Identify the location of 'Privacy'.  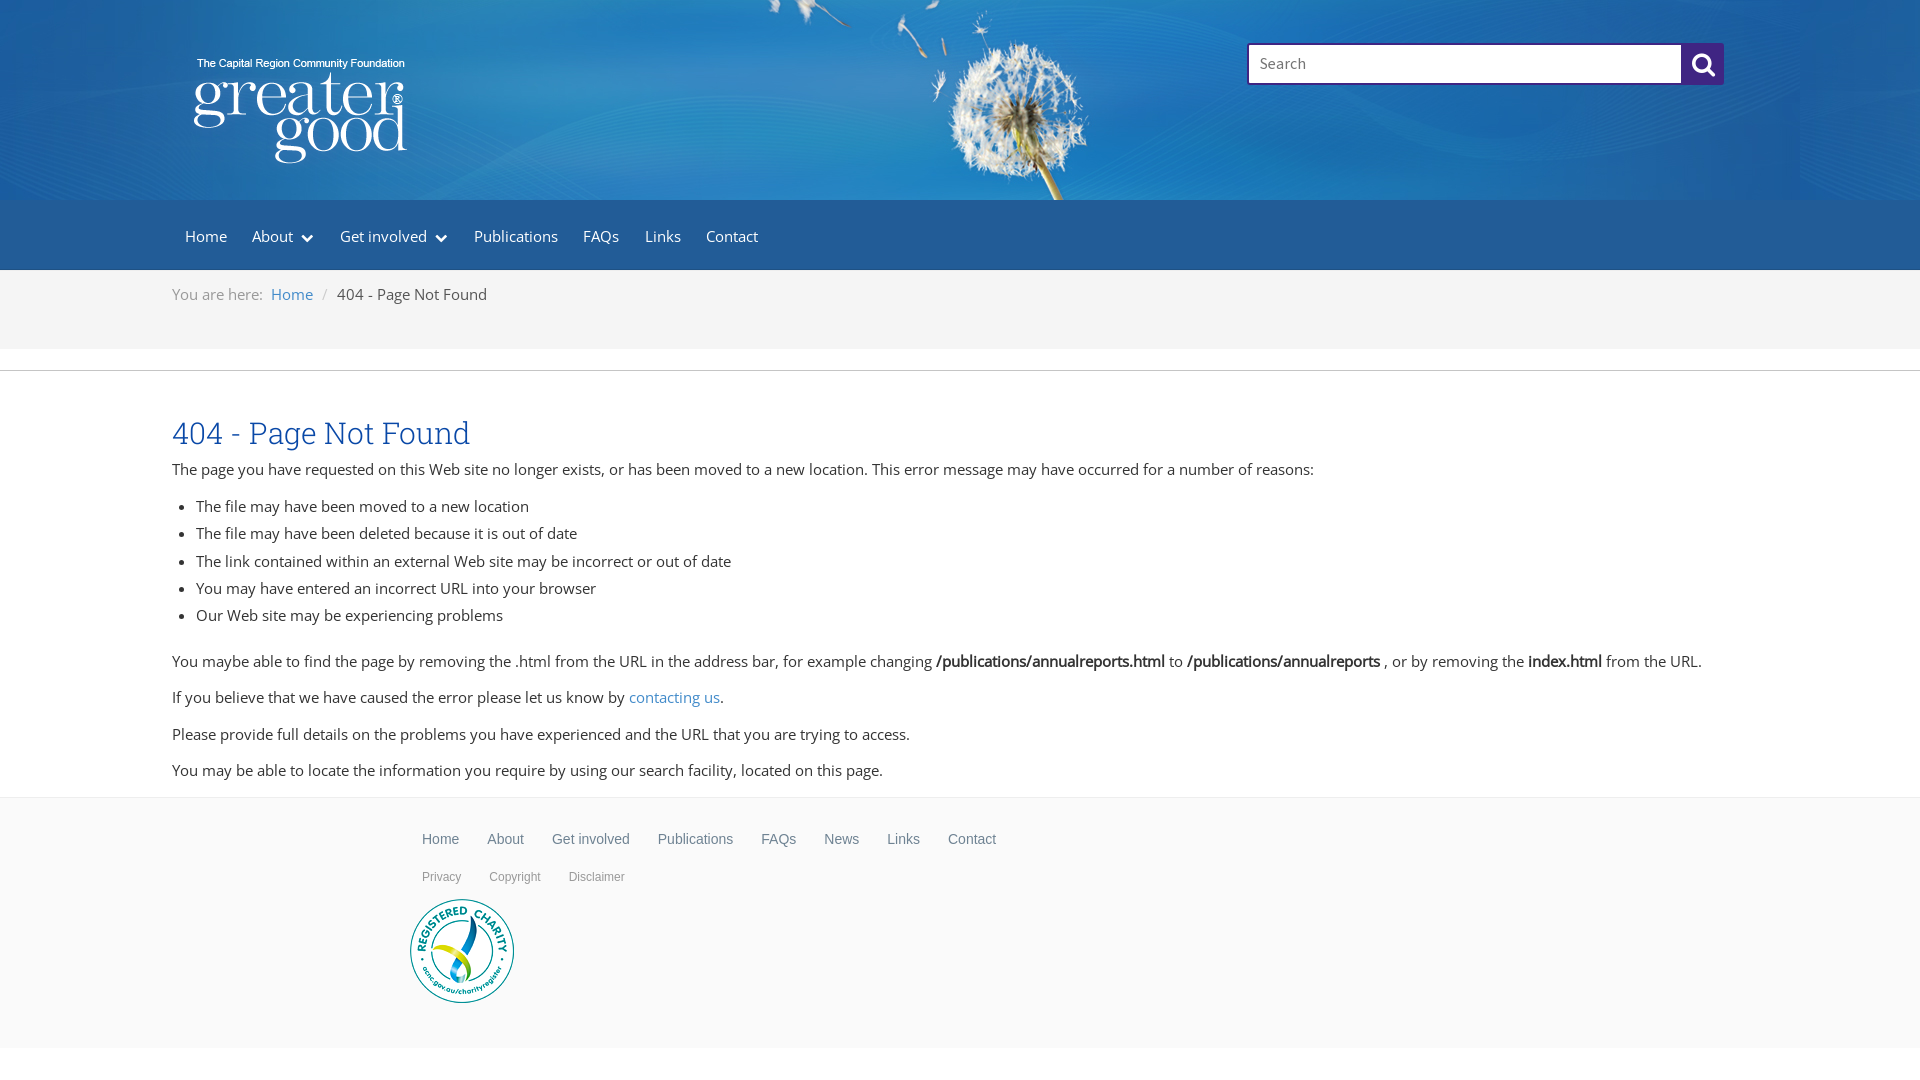
(440, 875).